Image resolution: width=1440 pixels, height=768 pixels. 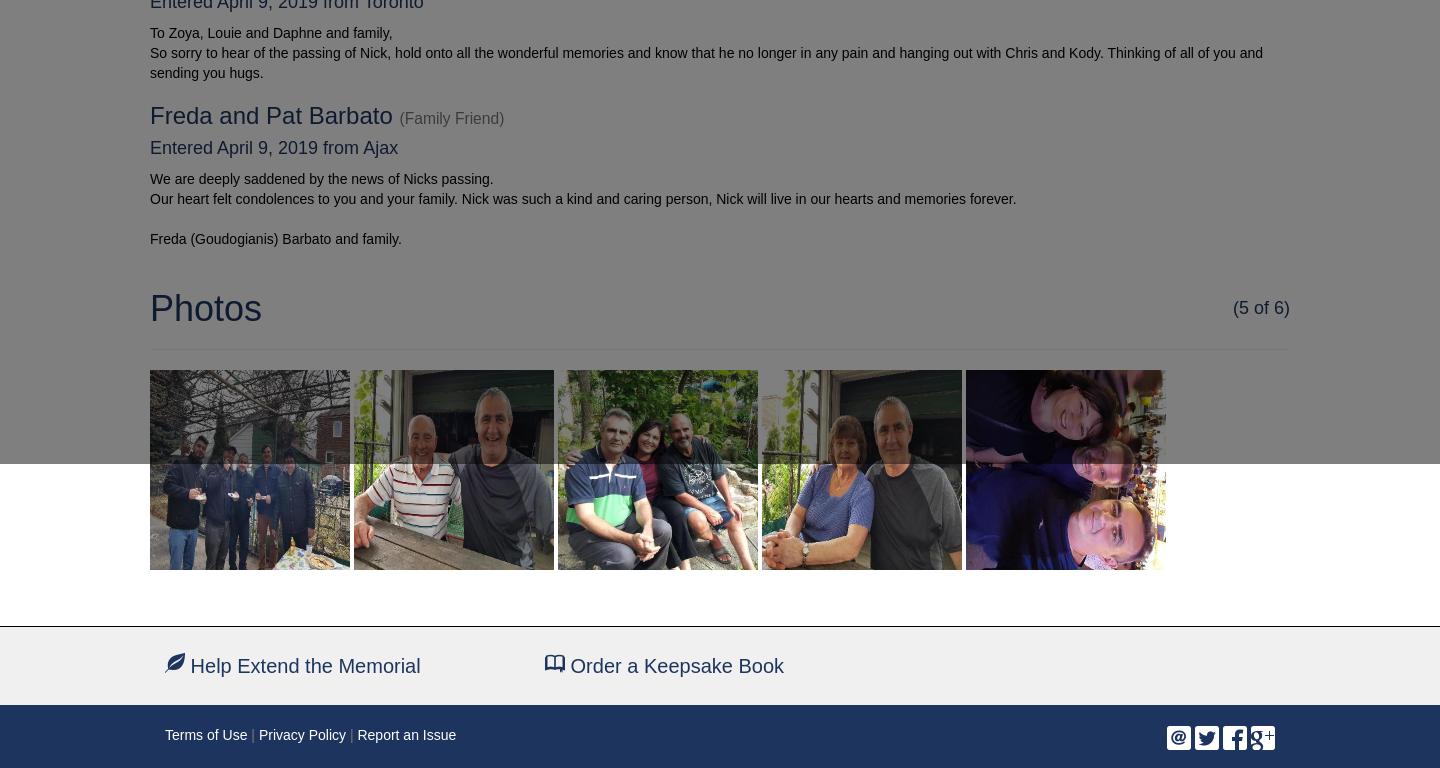 I want to click on 'Freda (Goudogianis) Barbato and family.', so click(x=274, y=239).